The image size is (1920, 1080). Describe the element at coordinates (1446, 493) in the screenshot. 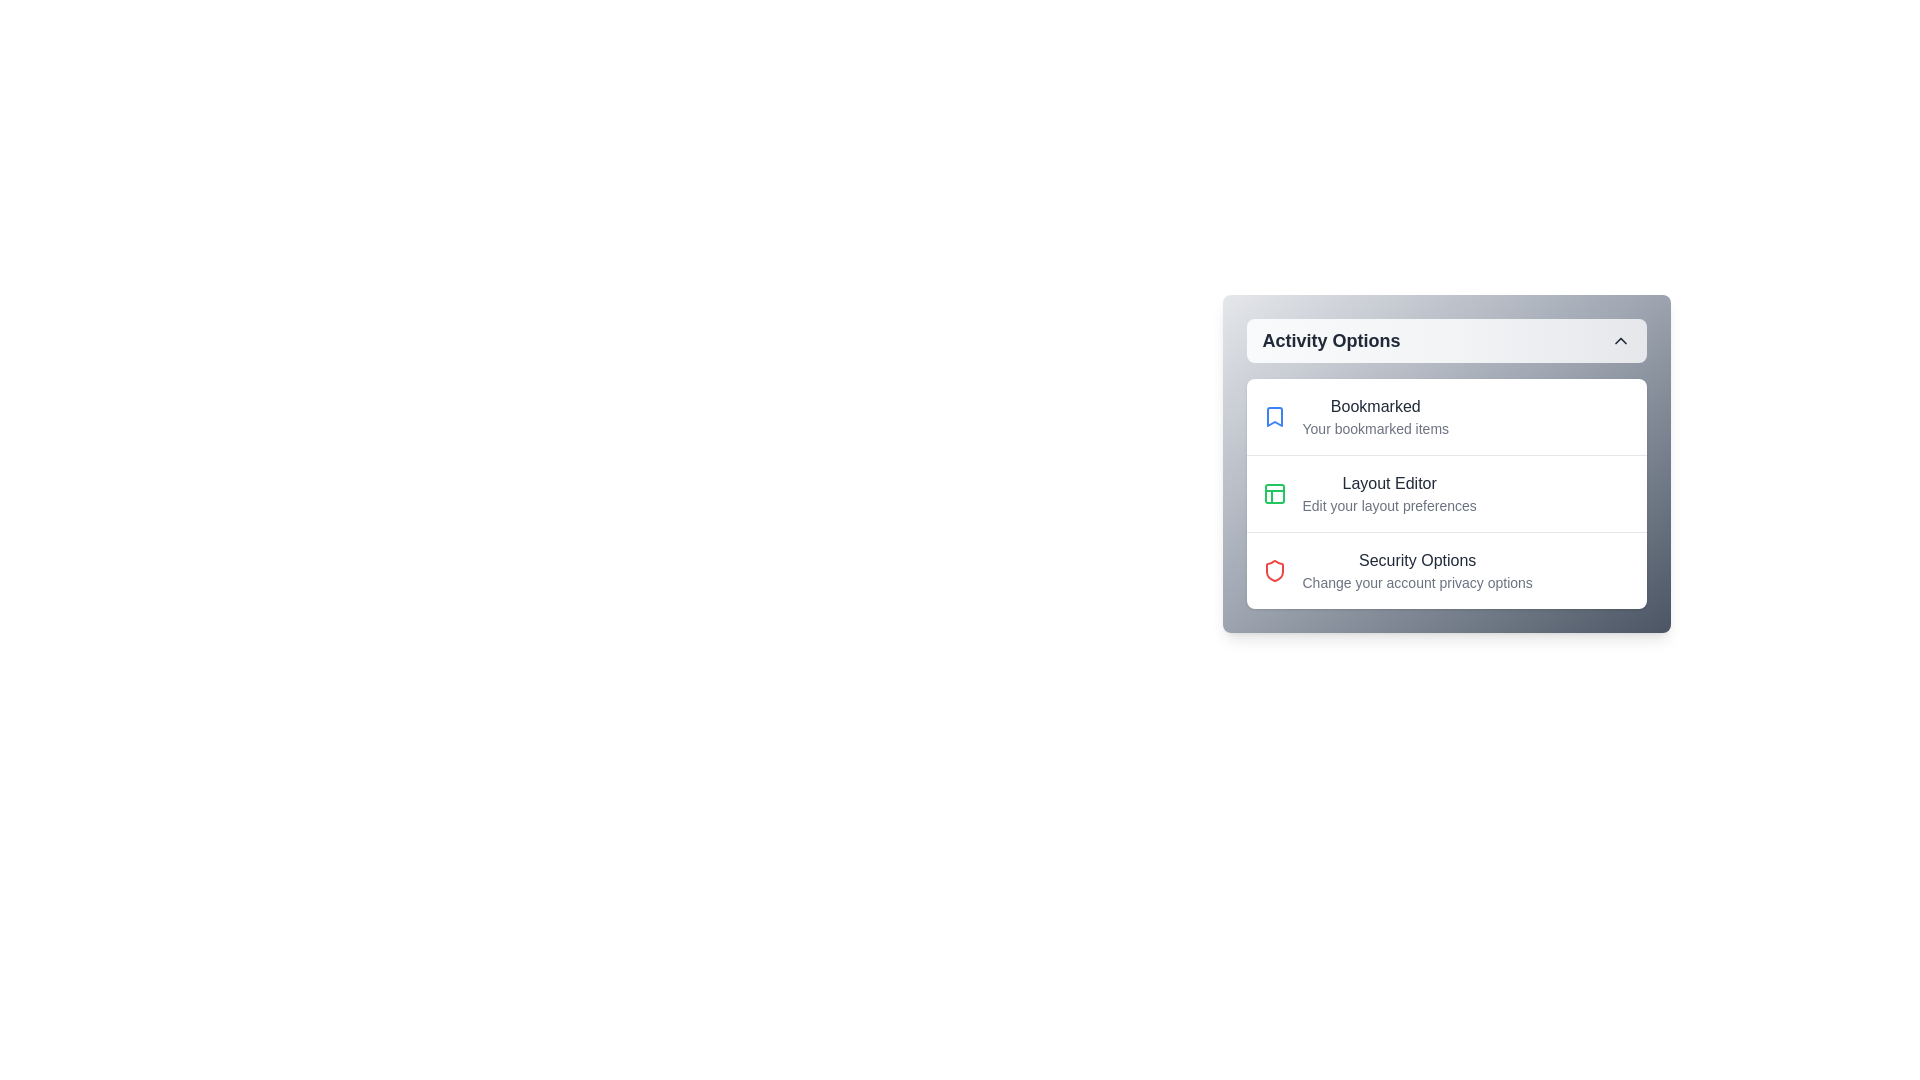

I see `the 'Layout Editor' list item, which features a bold title and a descriptive text below it` at that location.